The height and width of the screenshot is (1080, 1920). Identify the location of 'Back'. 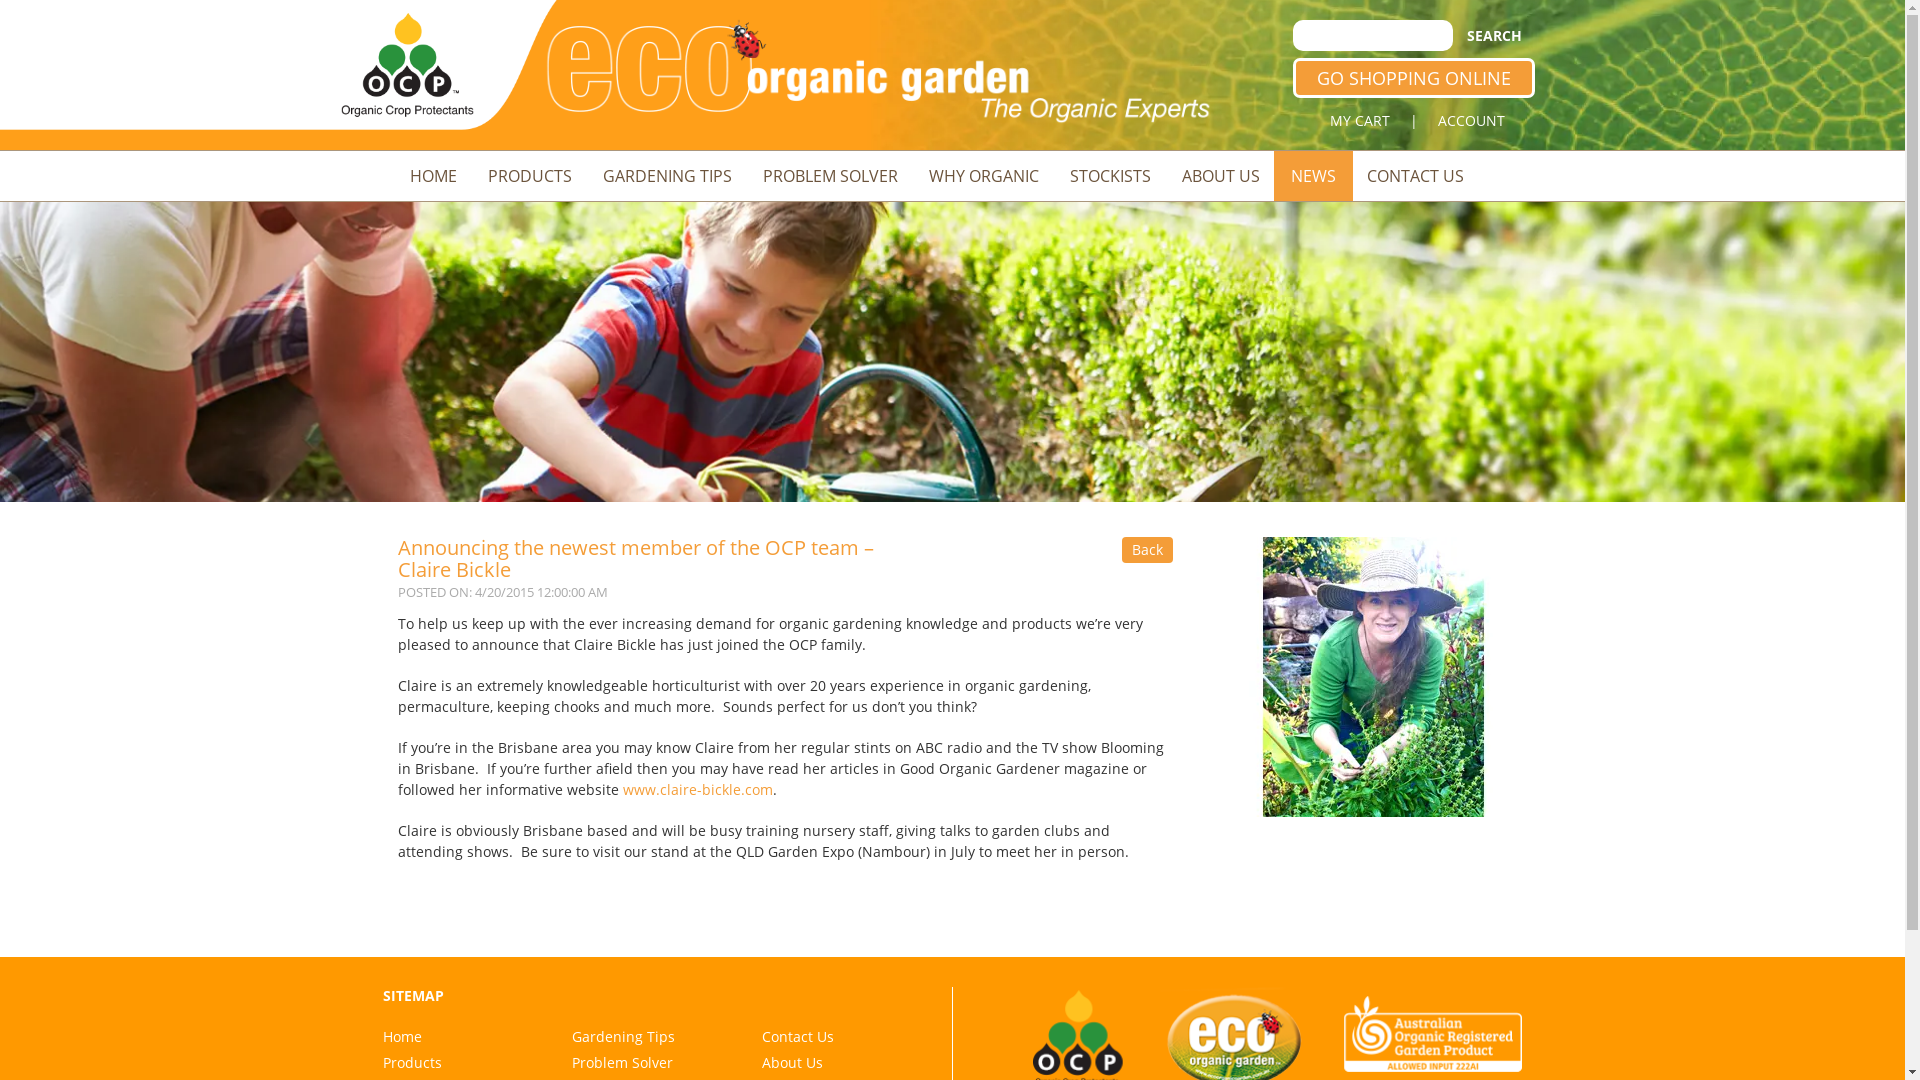
(1122, 550).